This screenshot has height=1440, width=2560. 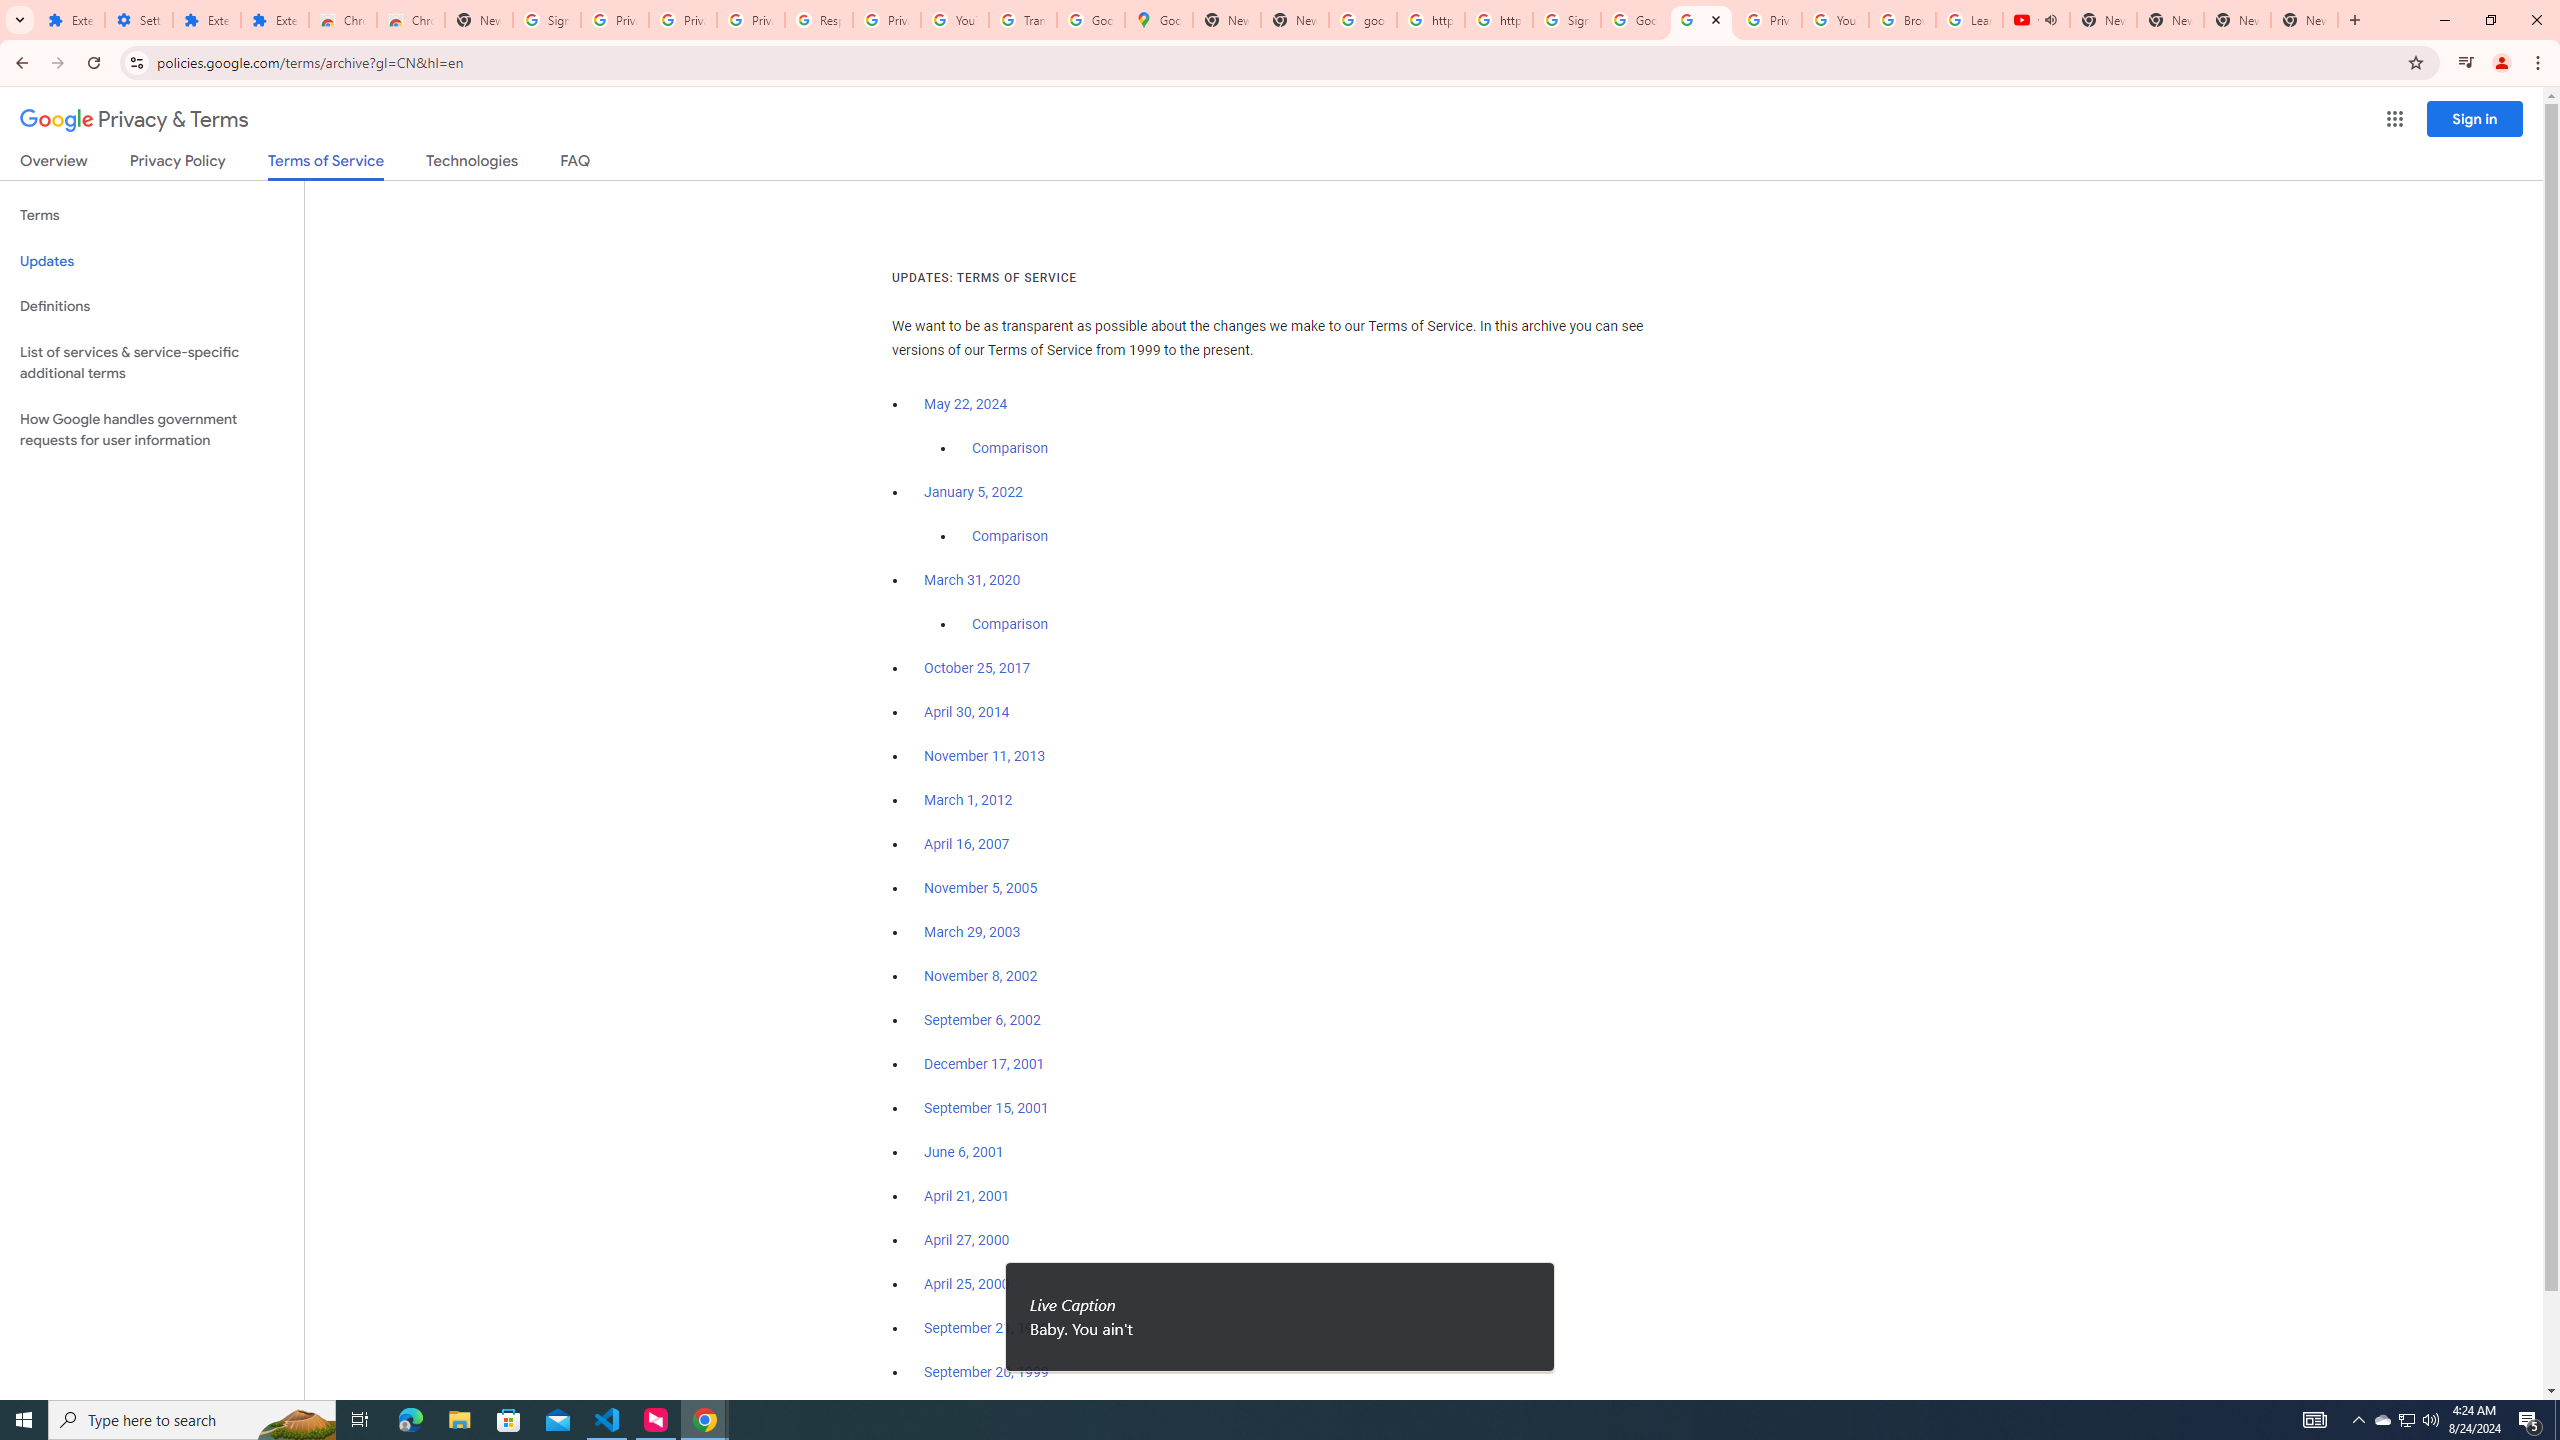 What do you see at coordinates (962, 1152) in the screenshot?
I see `'June 6, 2001'` at bounding box center [962, 1152].